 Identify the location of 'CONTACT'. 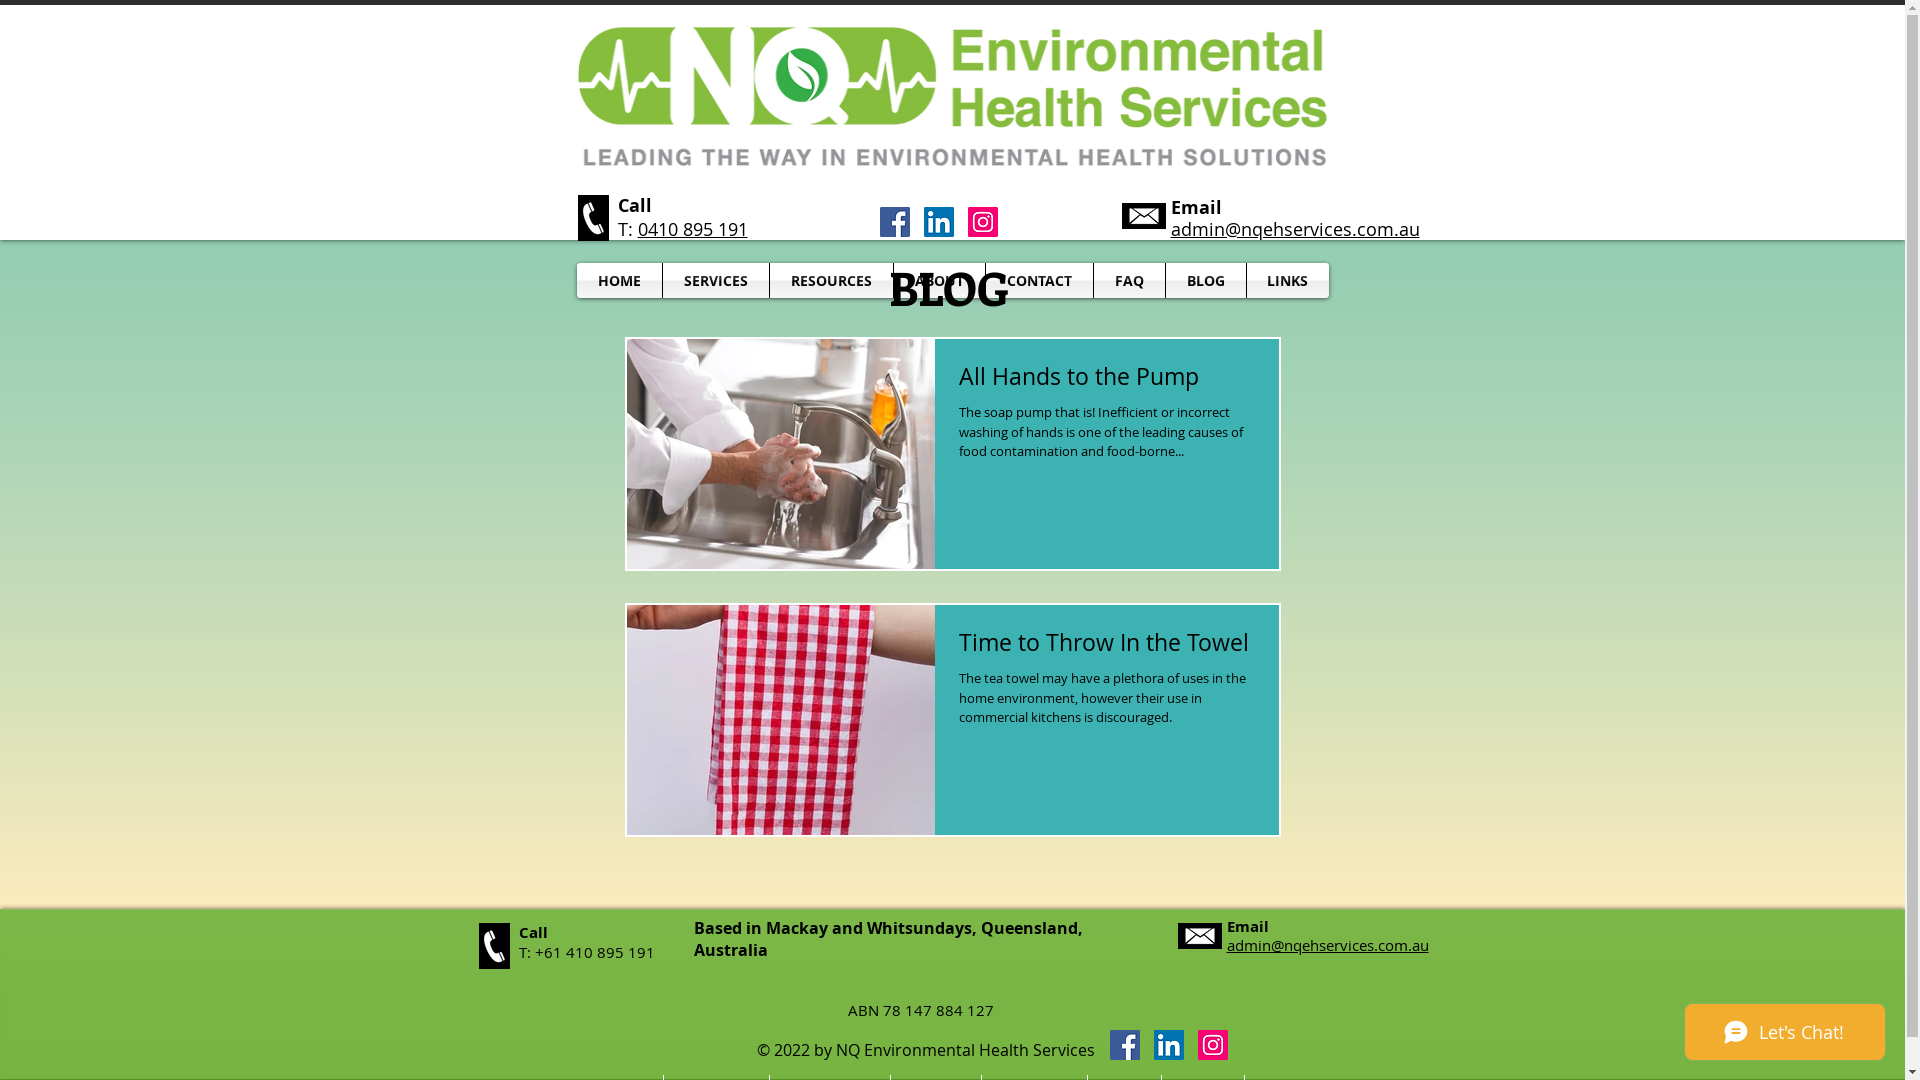
(1039, 280).